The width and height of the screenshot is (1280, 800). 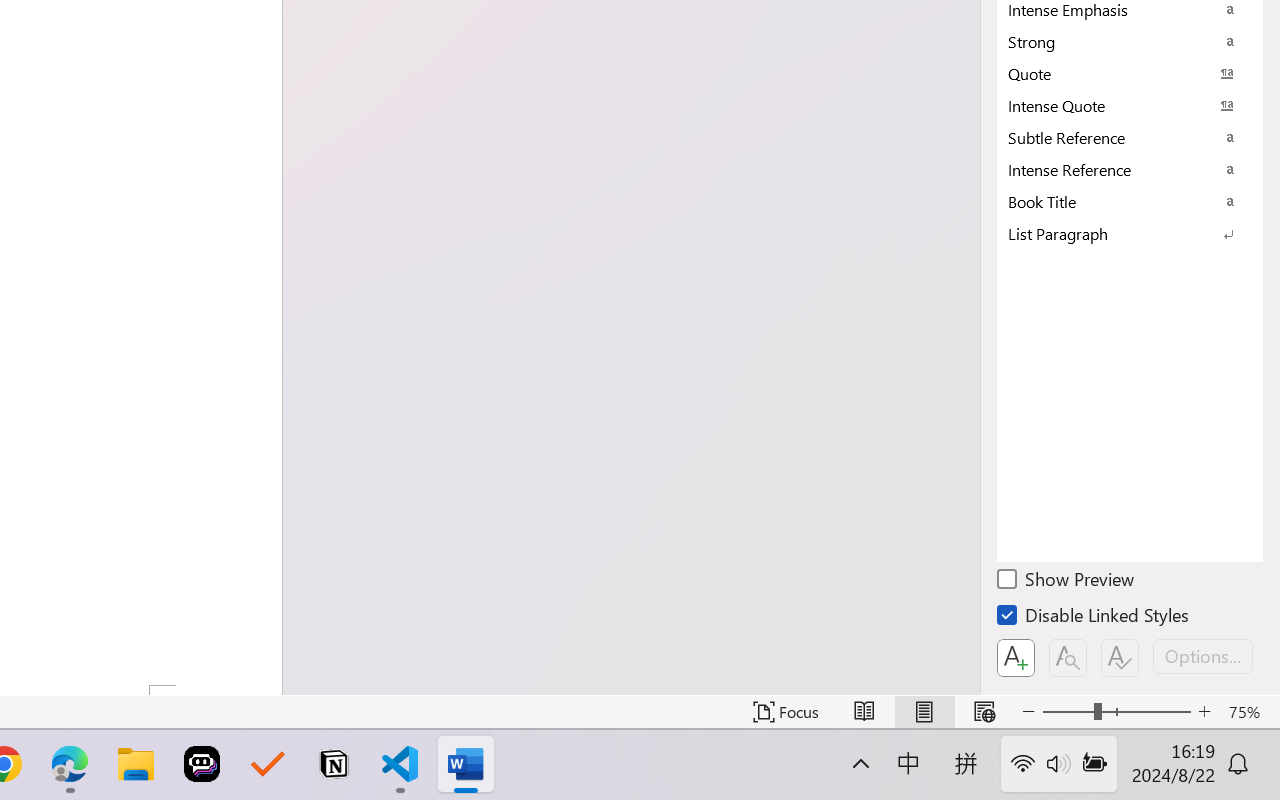 I want to click on 'Intense Reference', so click(x=1130, y=168).